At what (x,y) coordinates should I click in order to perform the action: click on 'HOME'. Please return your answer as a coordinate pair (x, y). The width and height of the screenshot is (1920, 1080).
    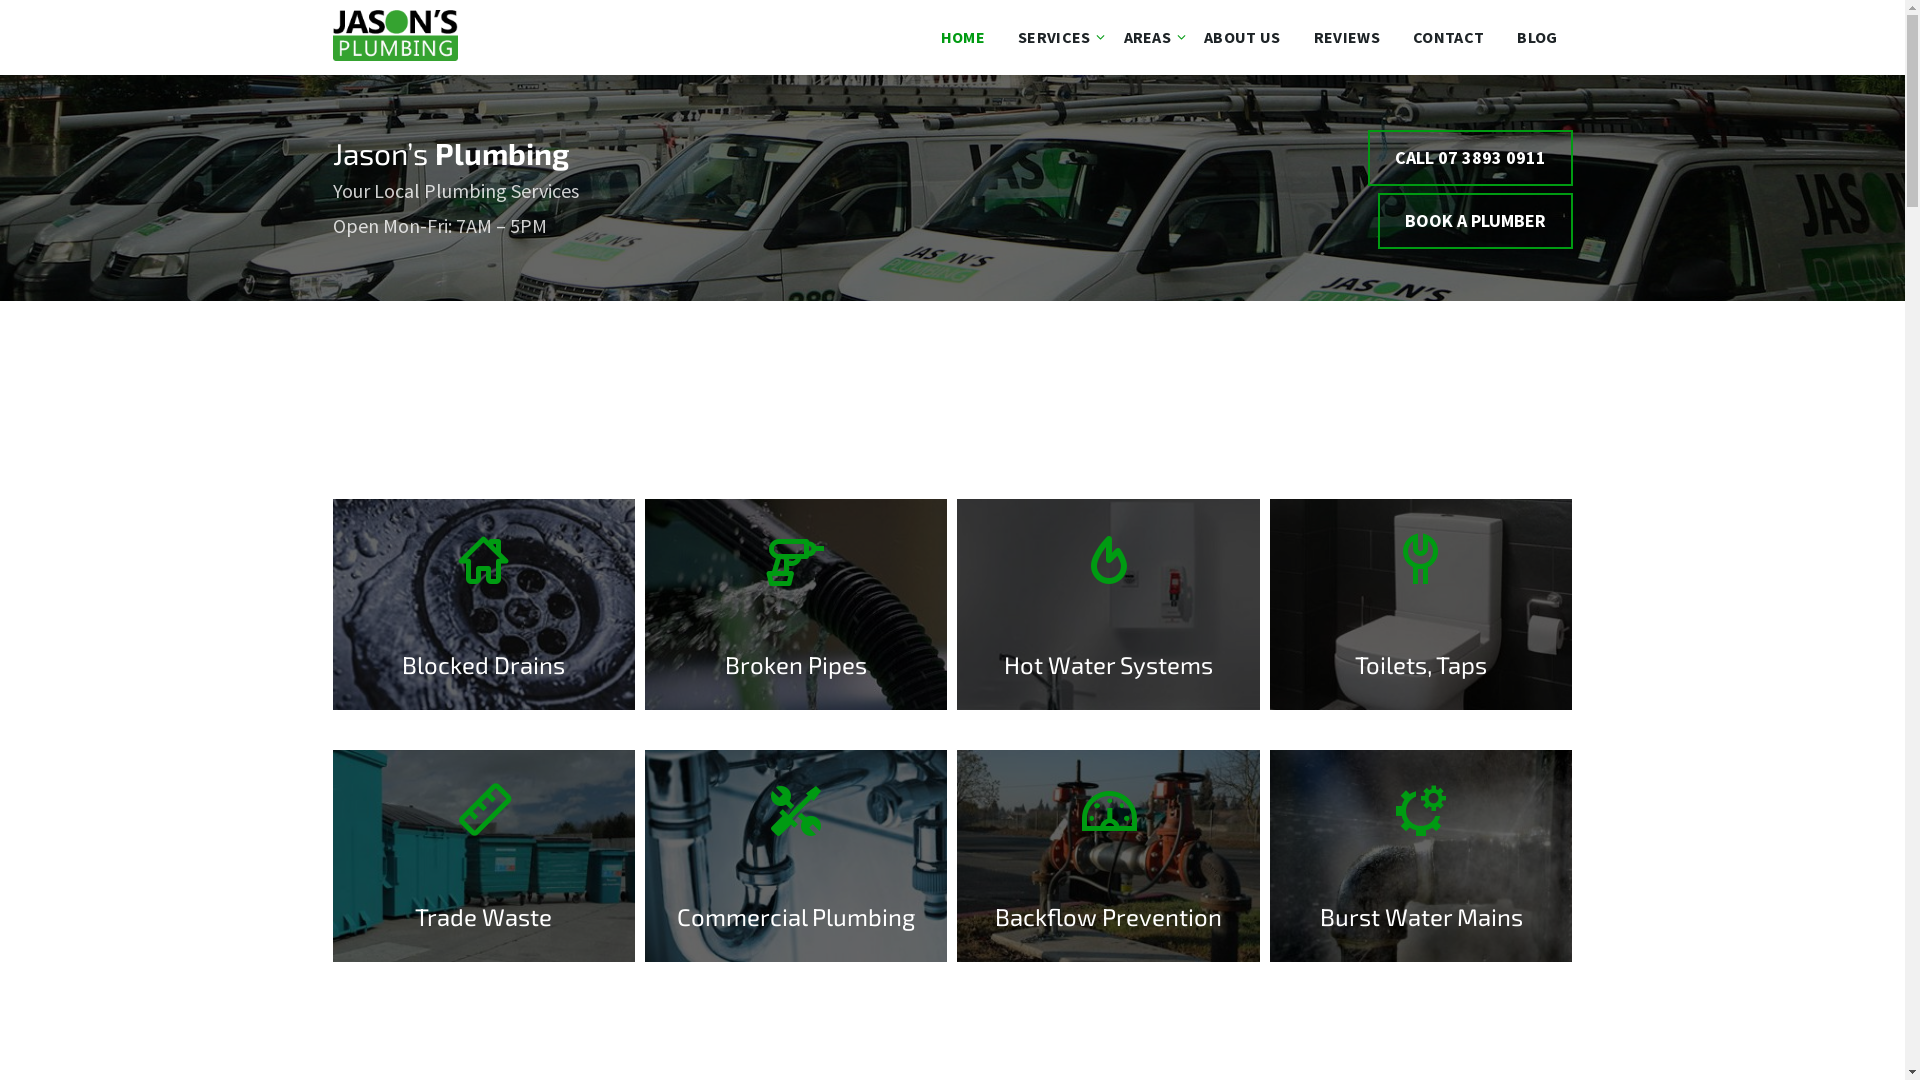
    Looking at the image, I should click on (963, 37).